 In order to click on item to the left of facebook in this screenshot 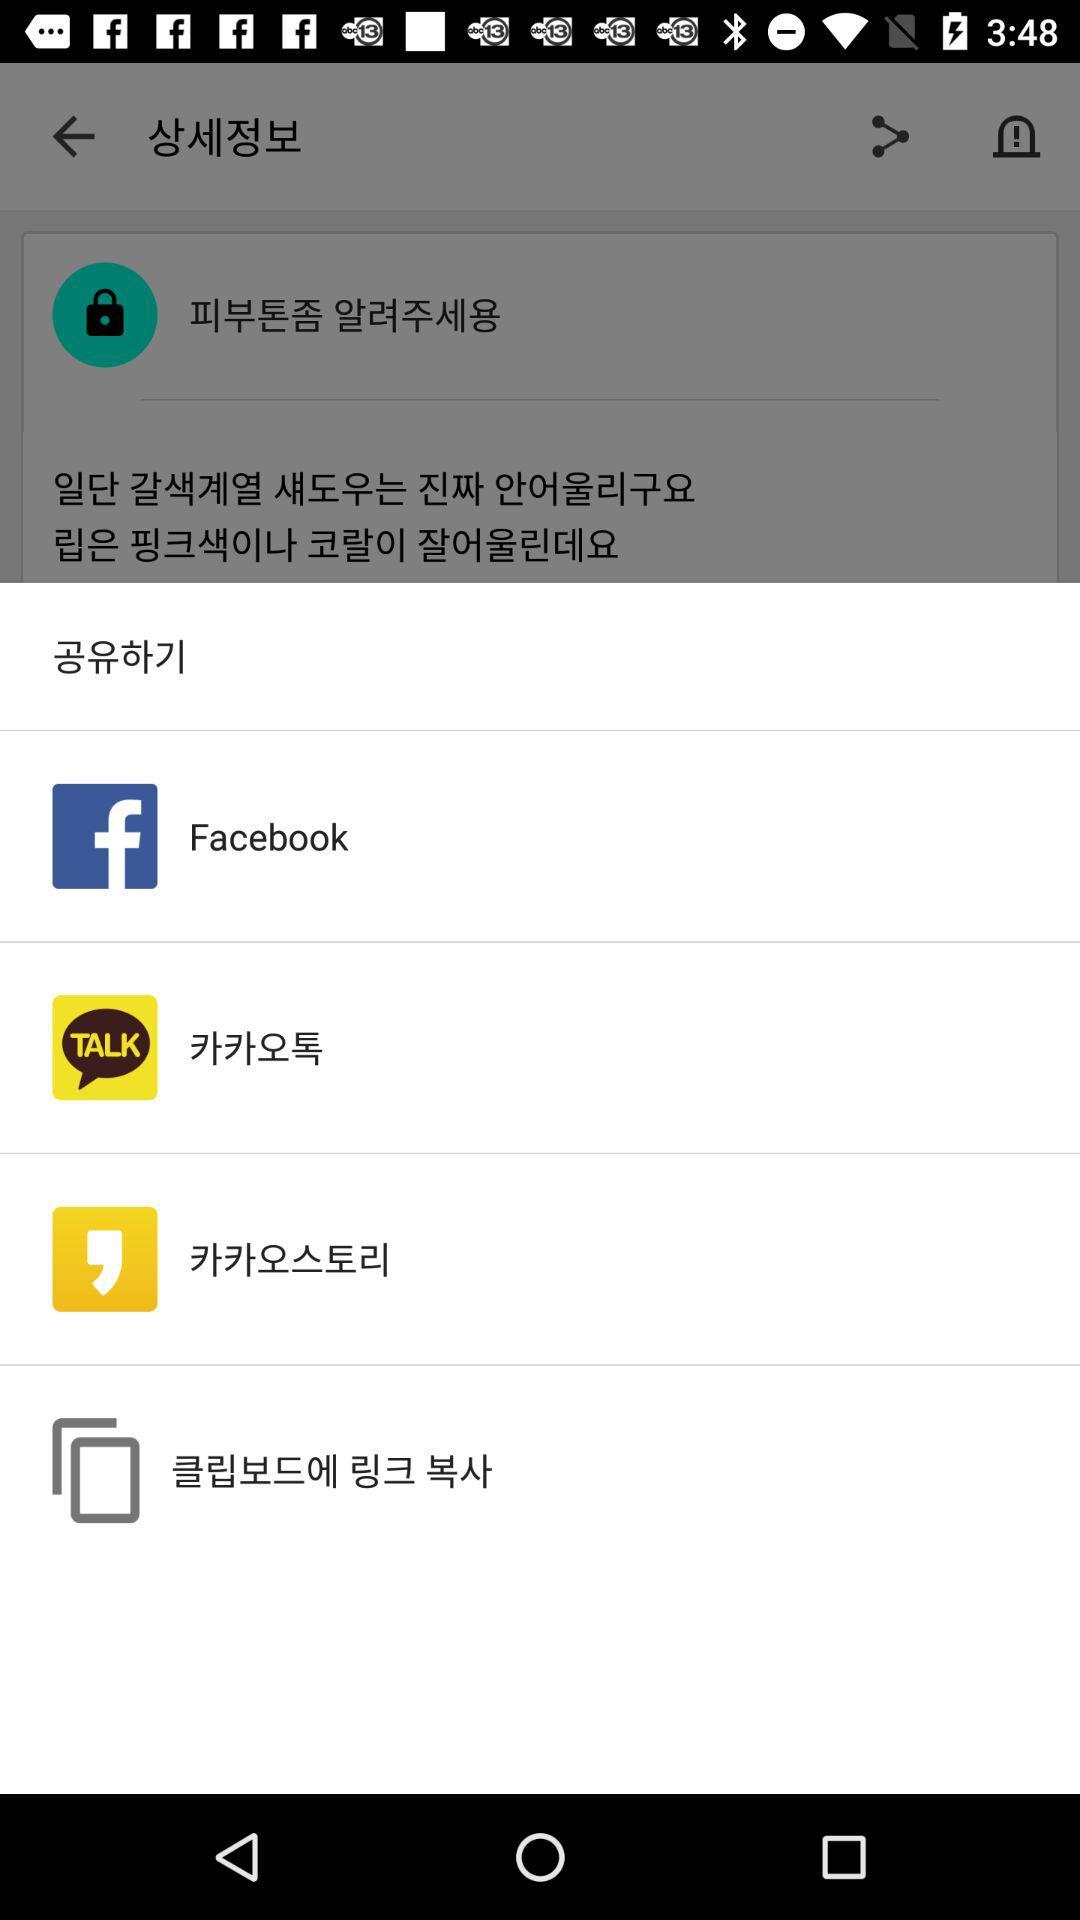, I will do `click(104, 836)`.